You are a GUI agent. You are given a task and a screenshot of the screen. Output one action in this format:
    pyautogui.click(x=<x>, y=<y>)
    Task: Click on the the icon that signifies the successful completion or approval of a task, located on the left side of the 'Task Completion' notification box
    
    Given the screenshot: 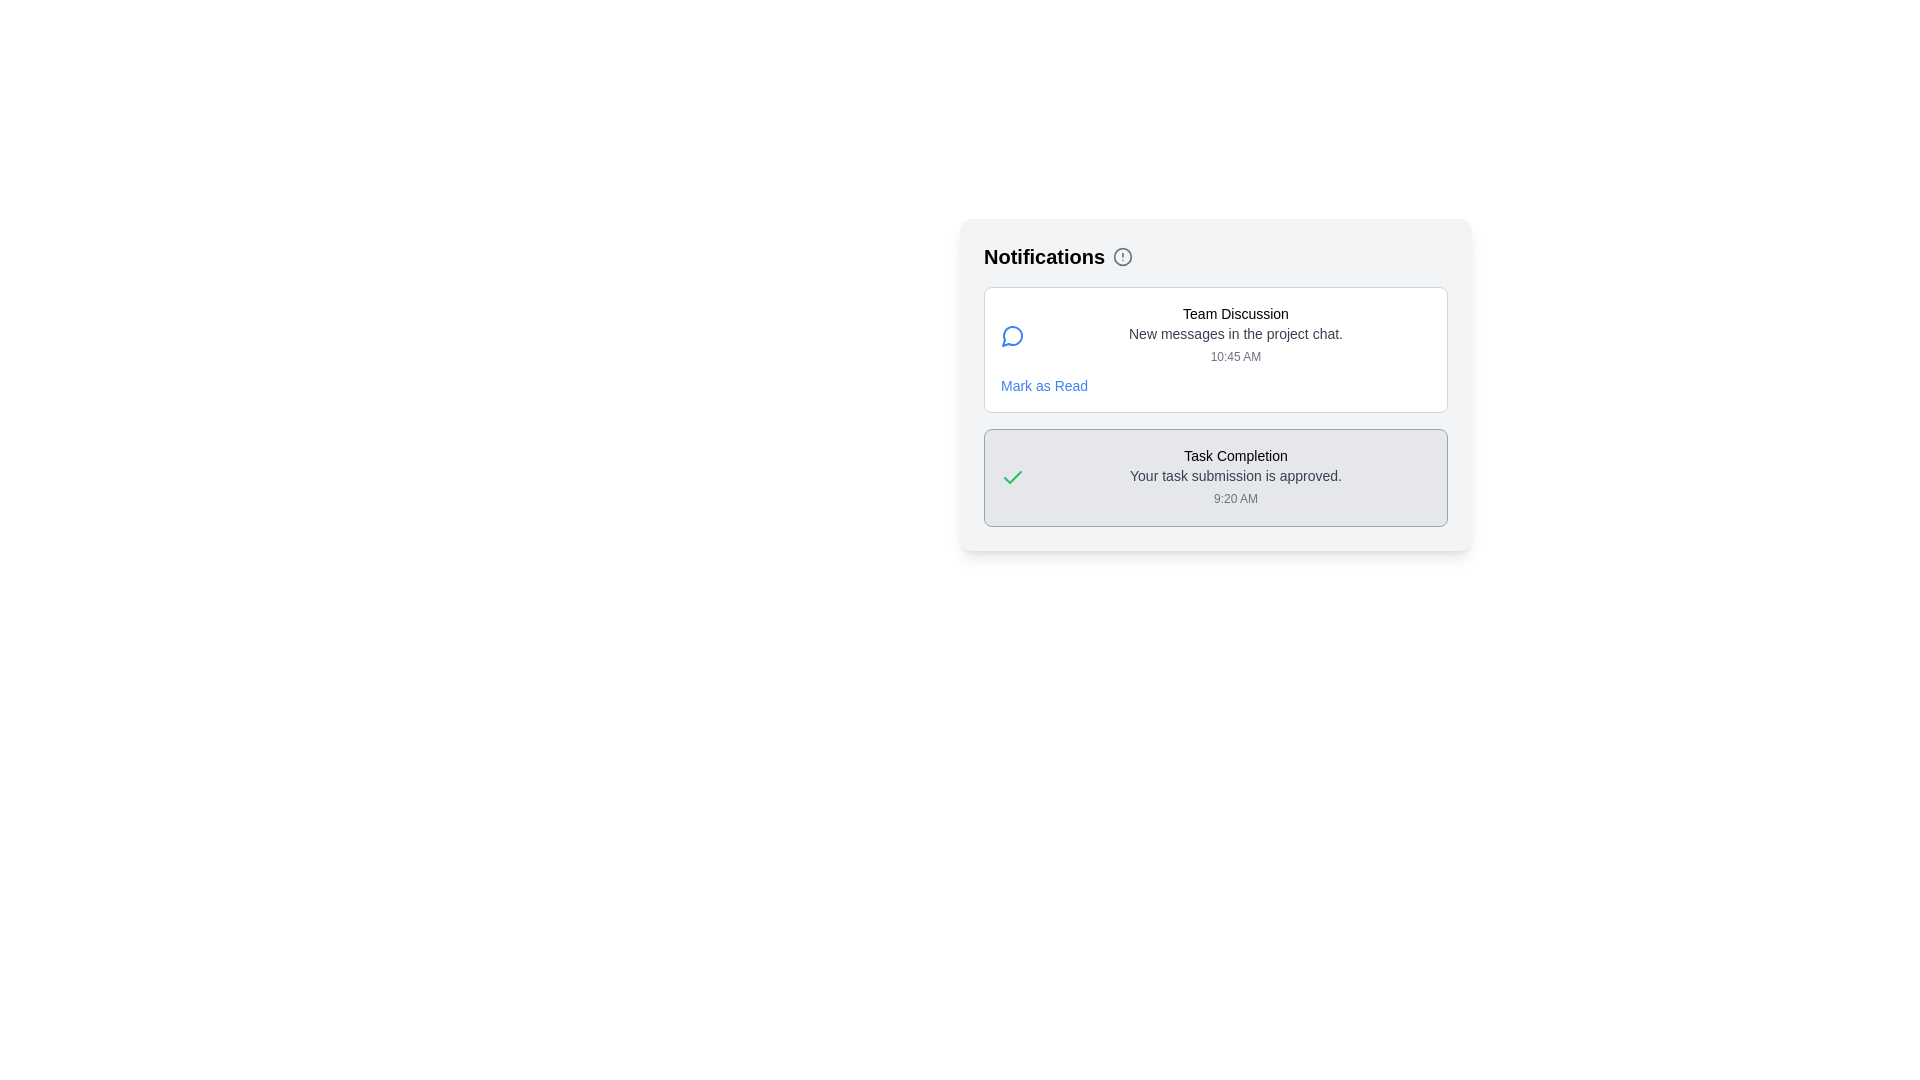 What is the action you would take?
    pyautogui.click(x=1012, y=478)
    